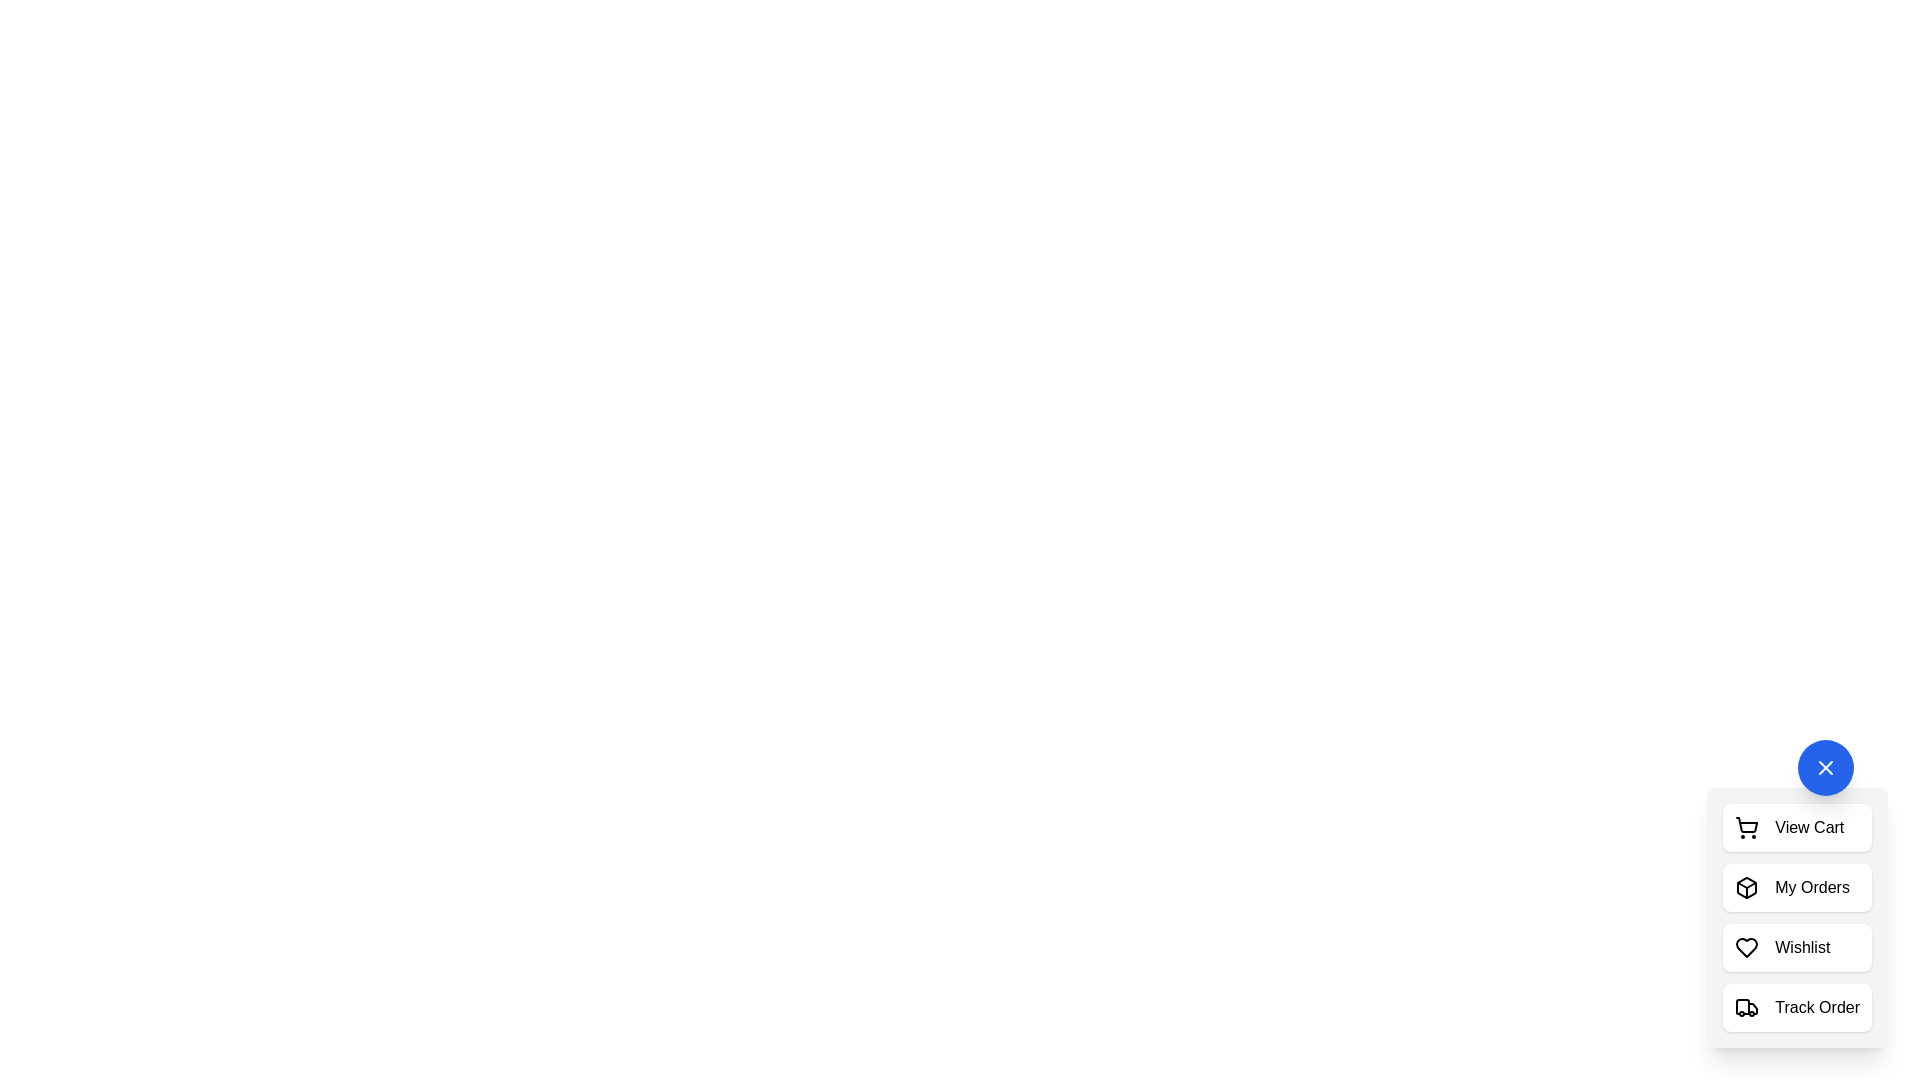 This screenshot has width=1920, height=1080. Describe the element at coordinates (1797, 886) in the screenshot. I see `the 'My Orders' button` at that location.